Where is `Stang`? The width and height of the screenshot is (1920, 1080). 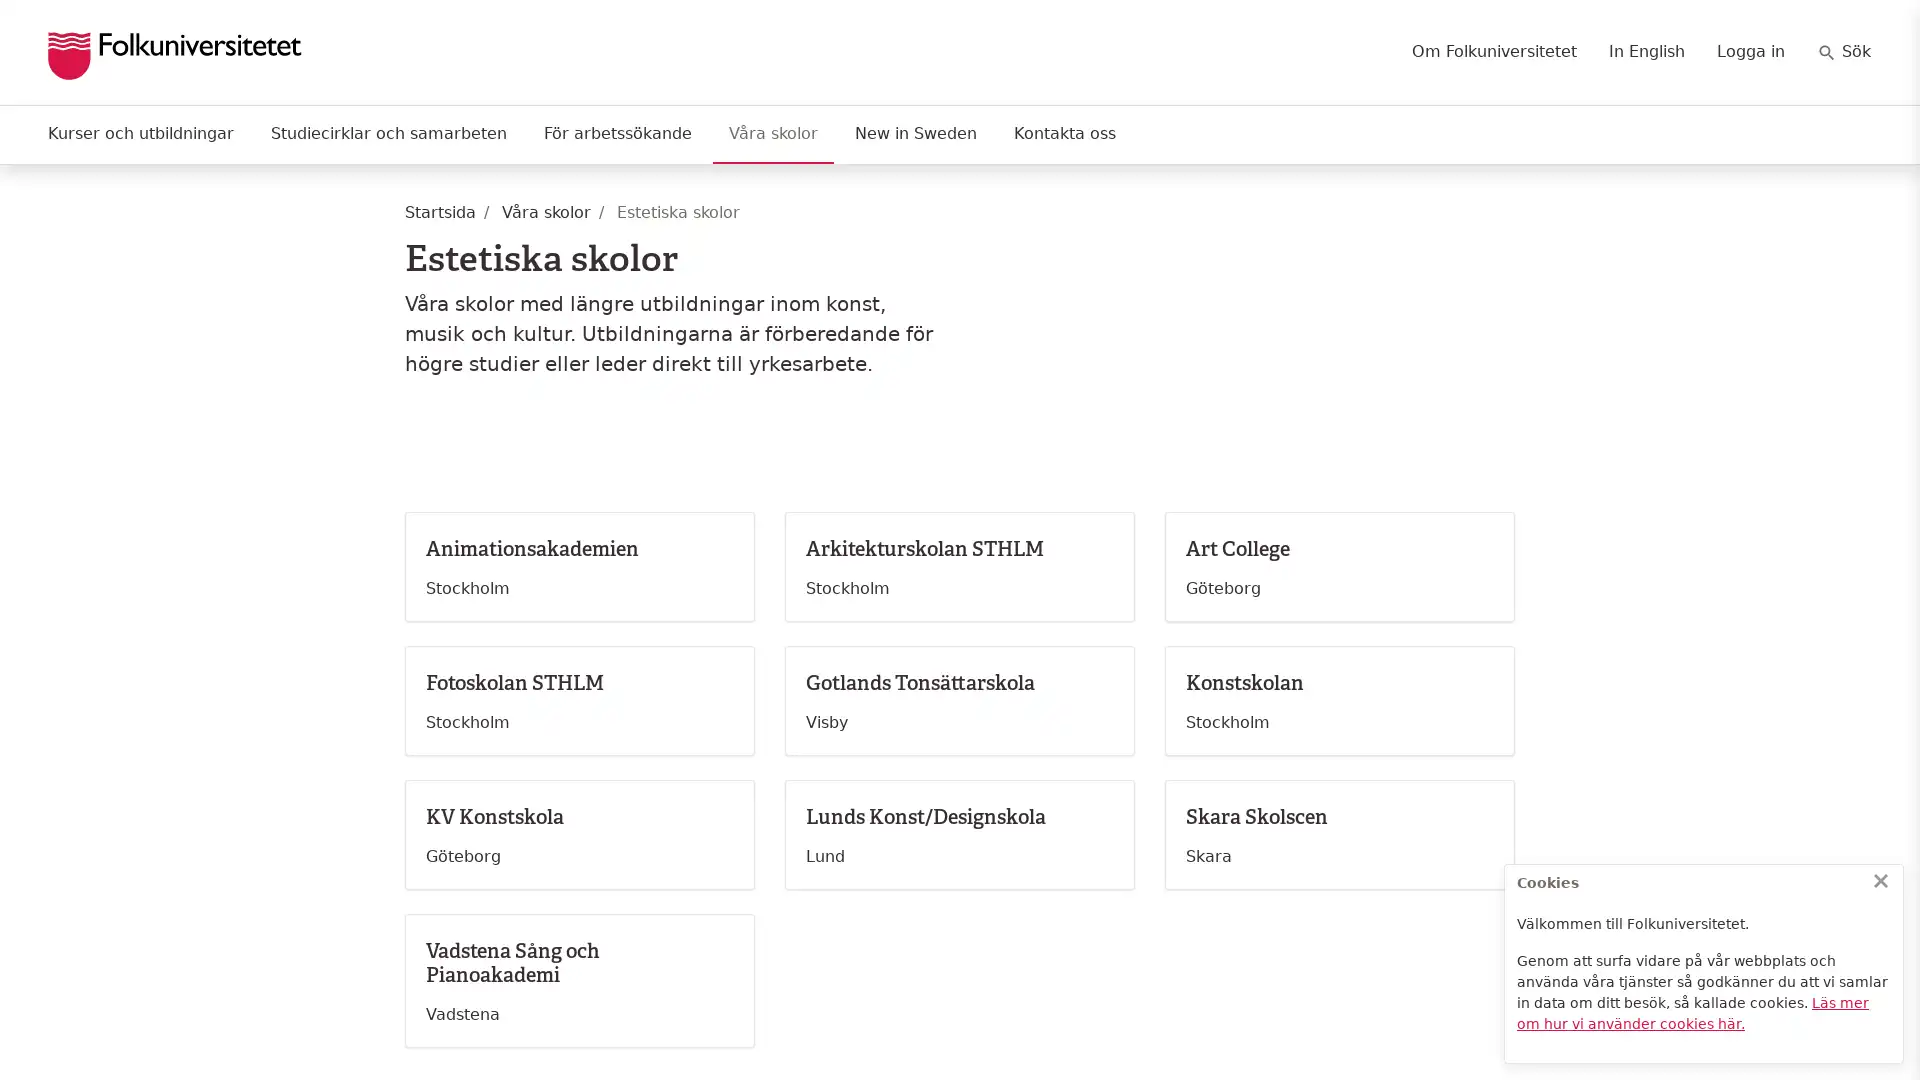 Stang is located at coordinates (1880, 879).